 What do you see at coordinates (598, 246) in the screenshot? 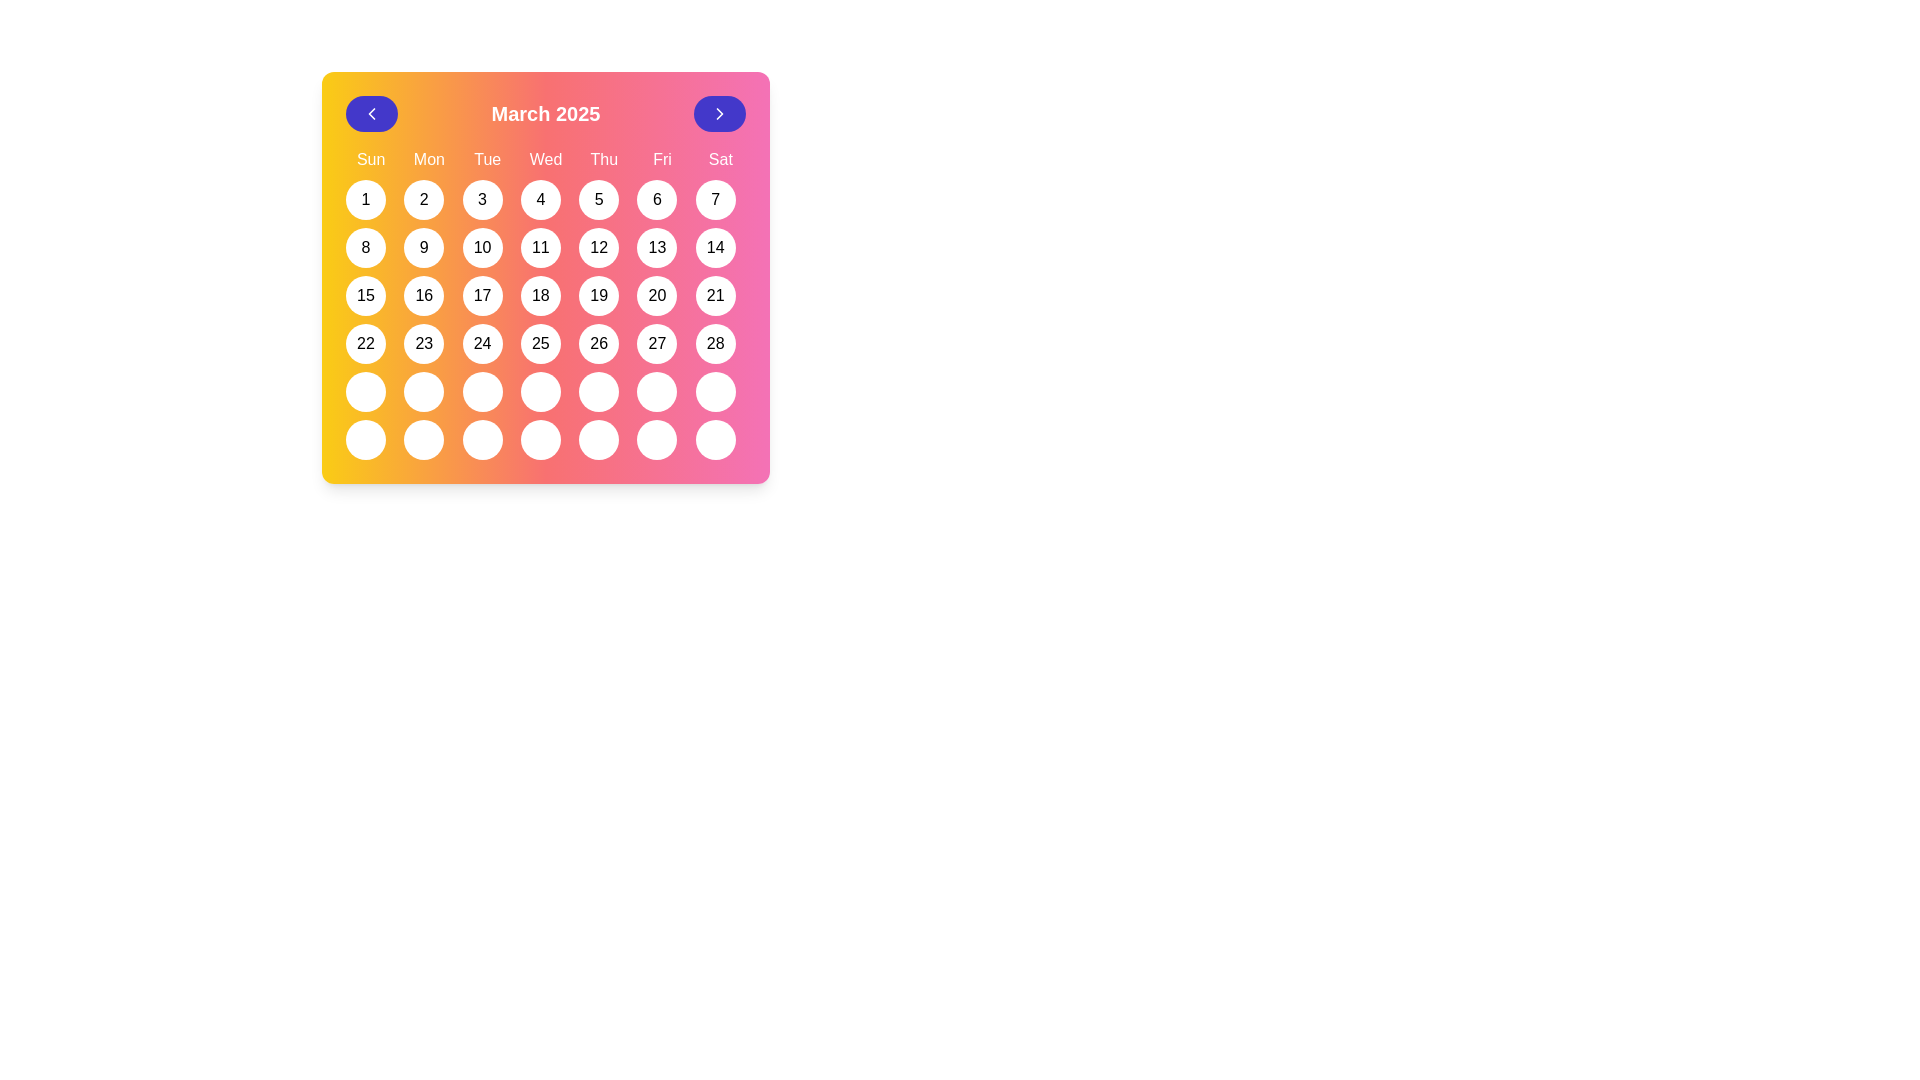
I see `the circular button displaying the number '12'` at bounding box center [598, 246].